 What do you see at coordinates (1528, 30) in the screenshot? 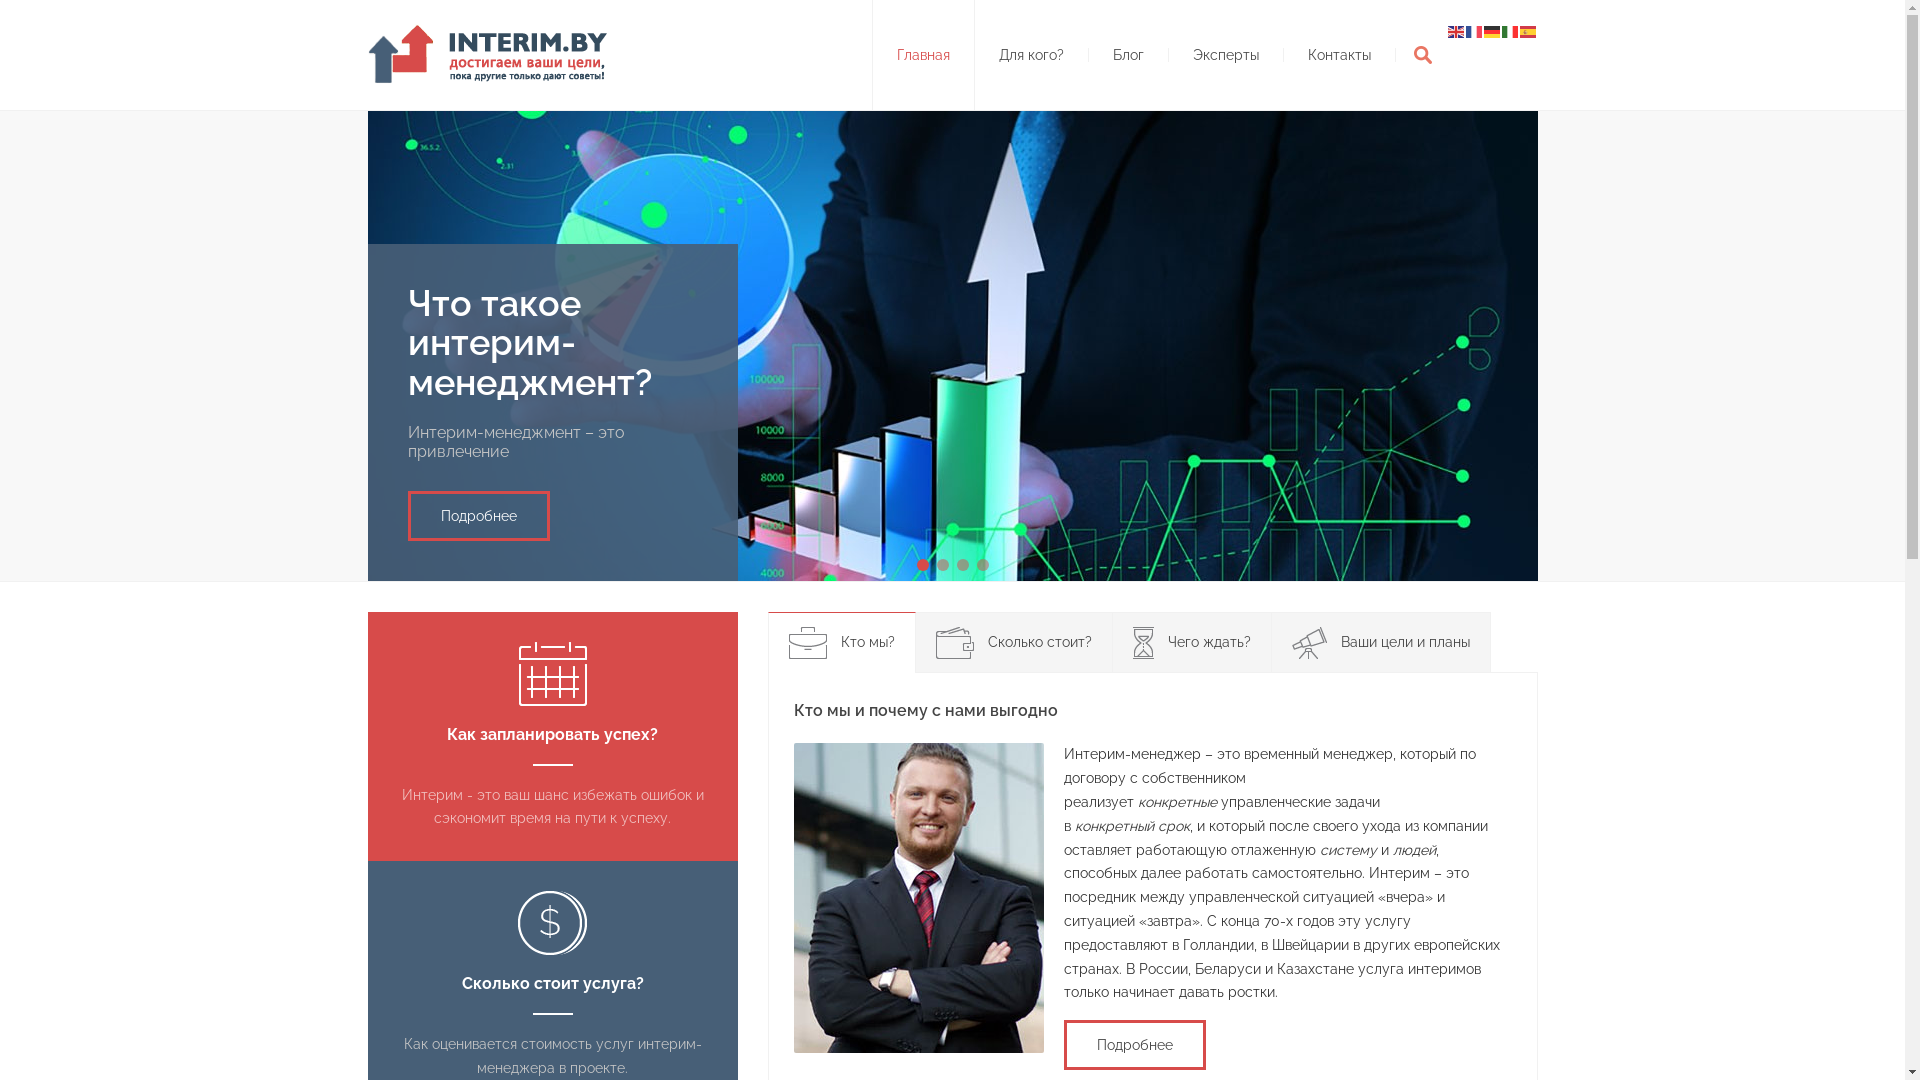
I see `'Spanish'` at bounding box center [1528, 30].